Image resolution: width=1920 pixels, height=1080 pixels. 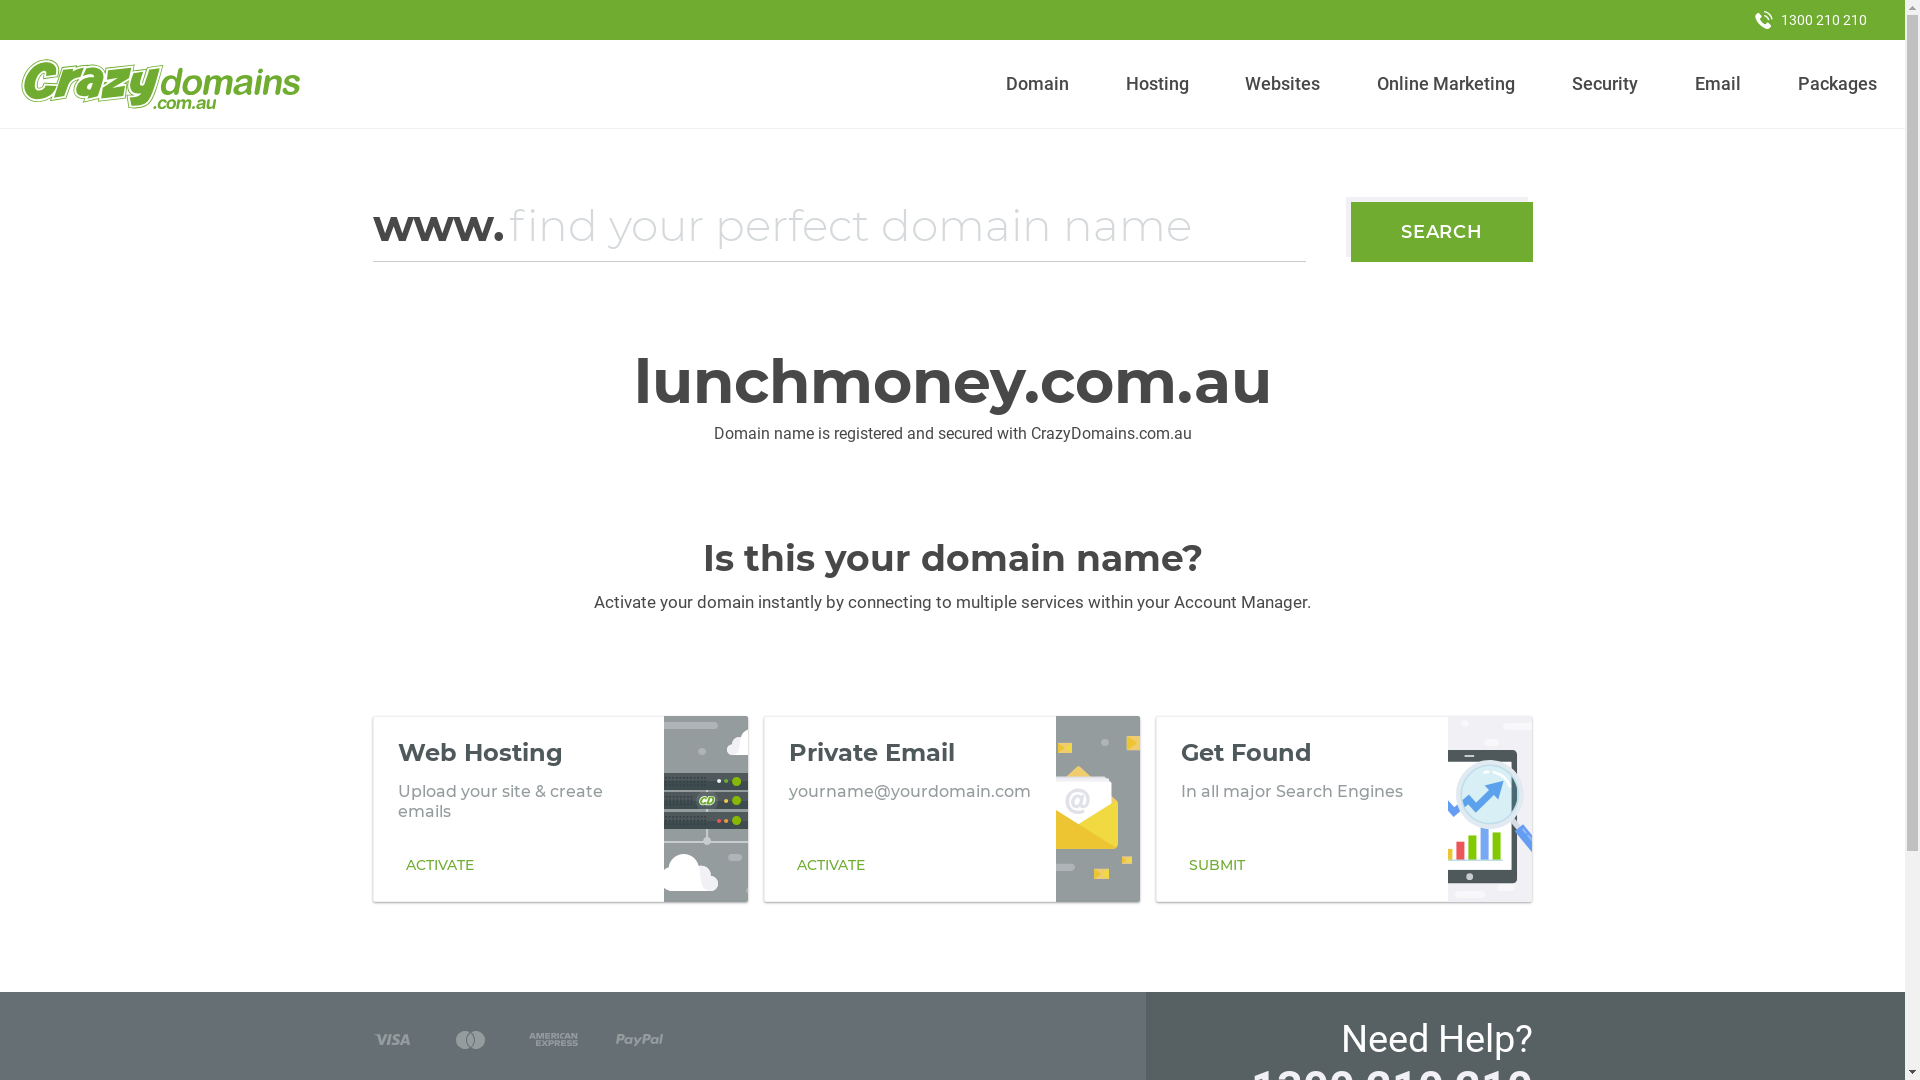 I want to click on 'Web Hosting, so click(x=560, y=808).